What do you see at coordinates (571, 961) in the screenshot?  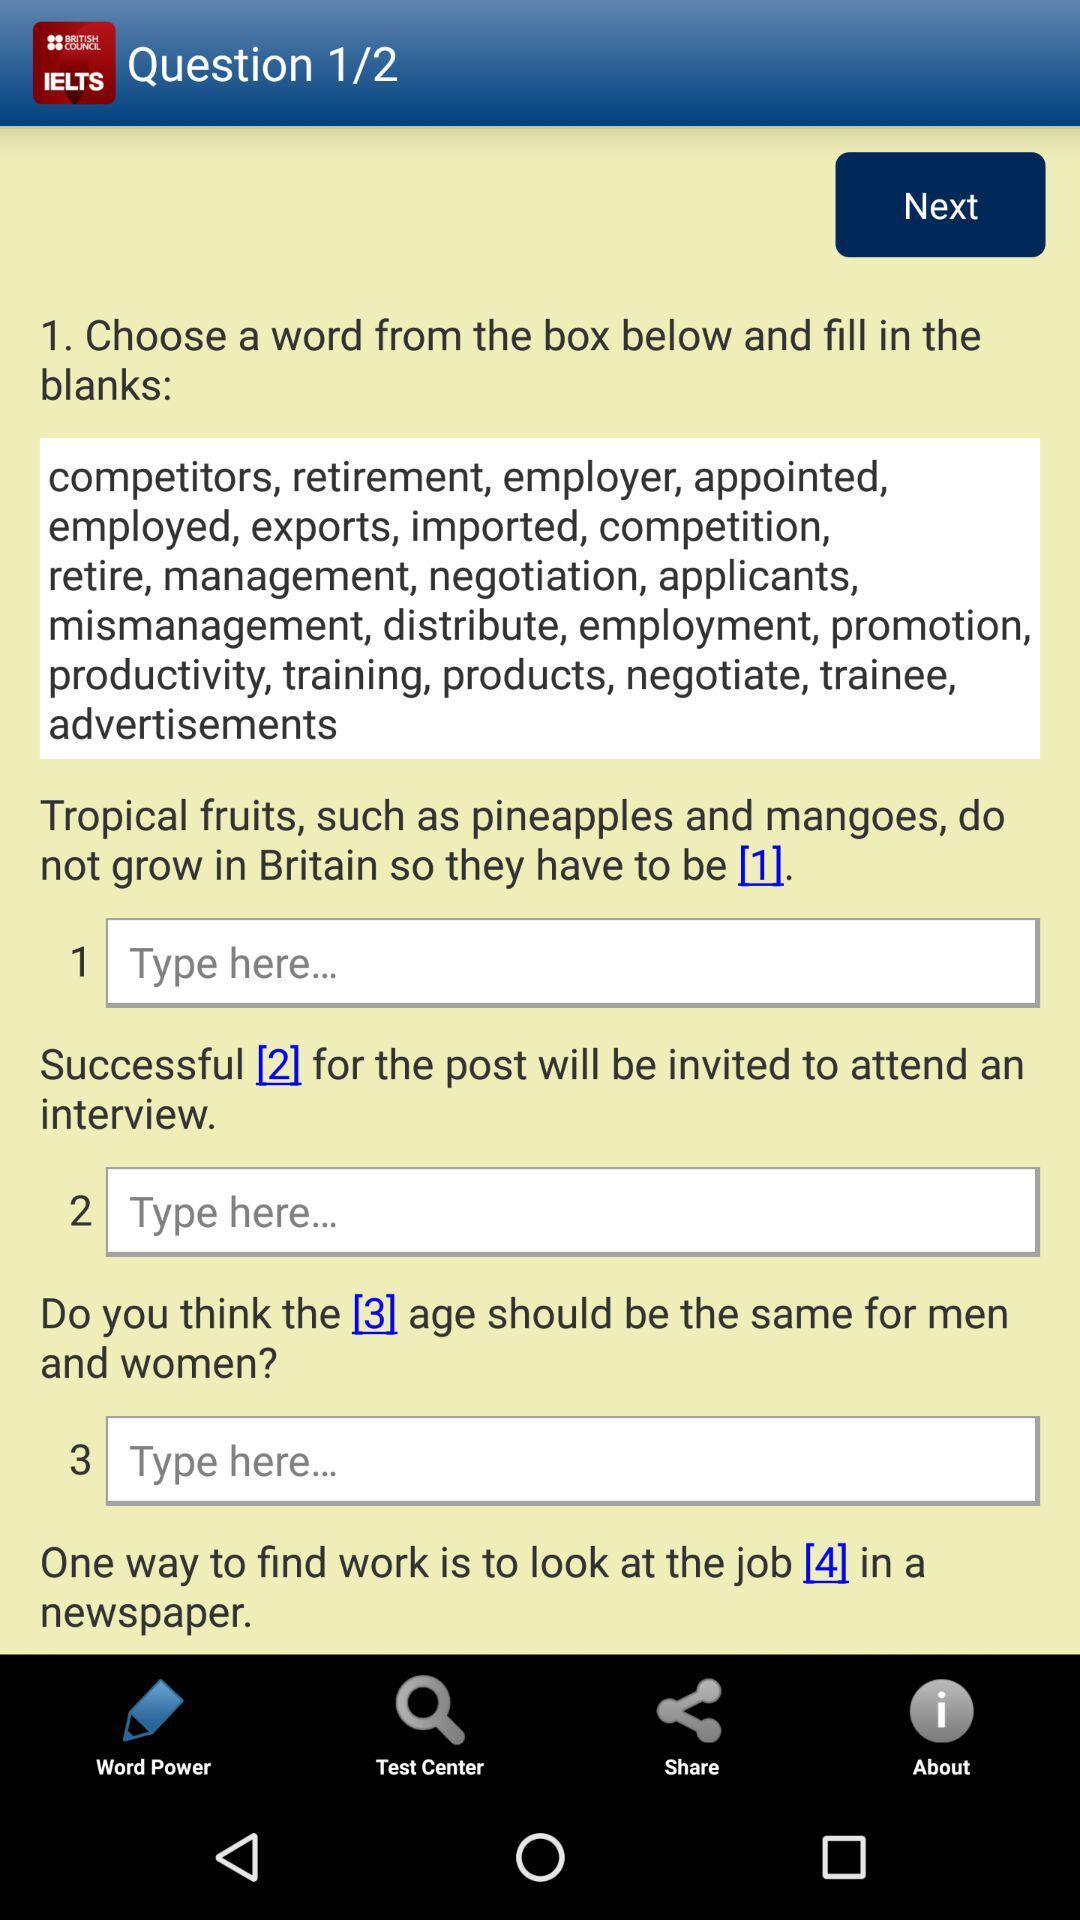 I see `comment option` at bounding box center [571, 961].